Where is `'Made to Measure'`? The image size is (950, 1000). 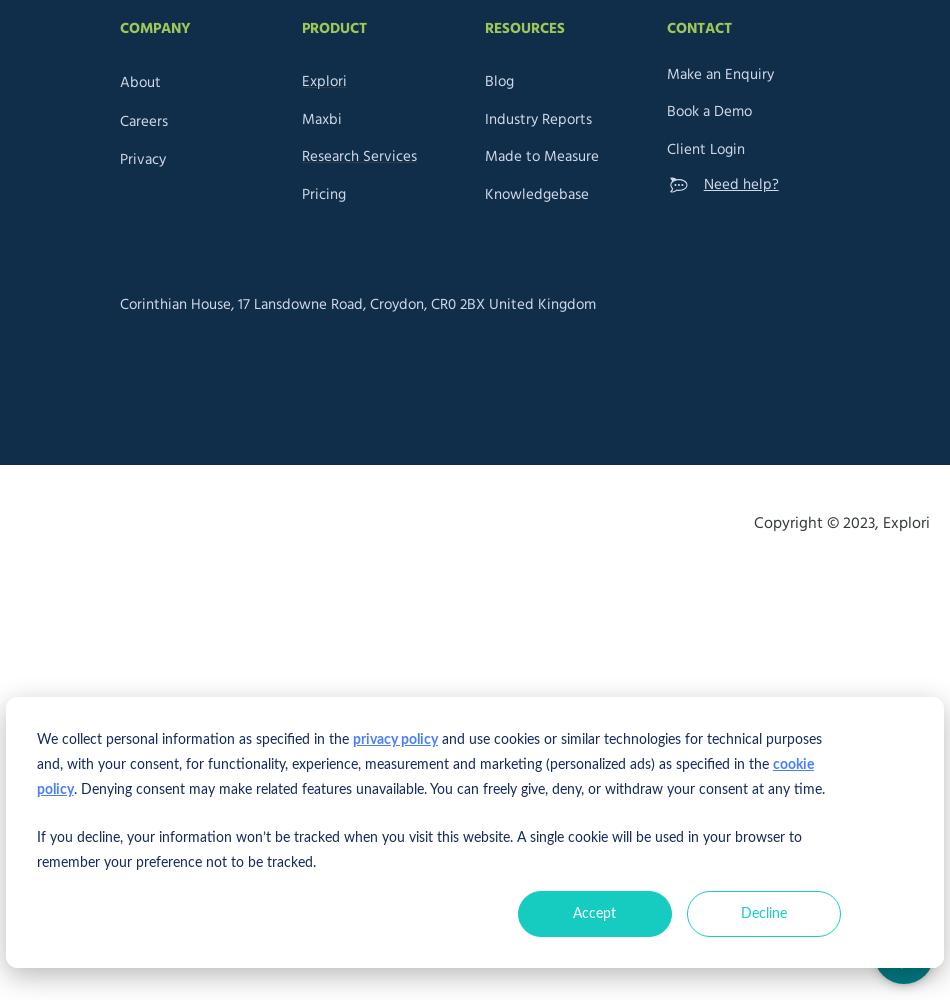
'Made to Measure' is located at coordinates (541, 157).